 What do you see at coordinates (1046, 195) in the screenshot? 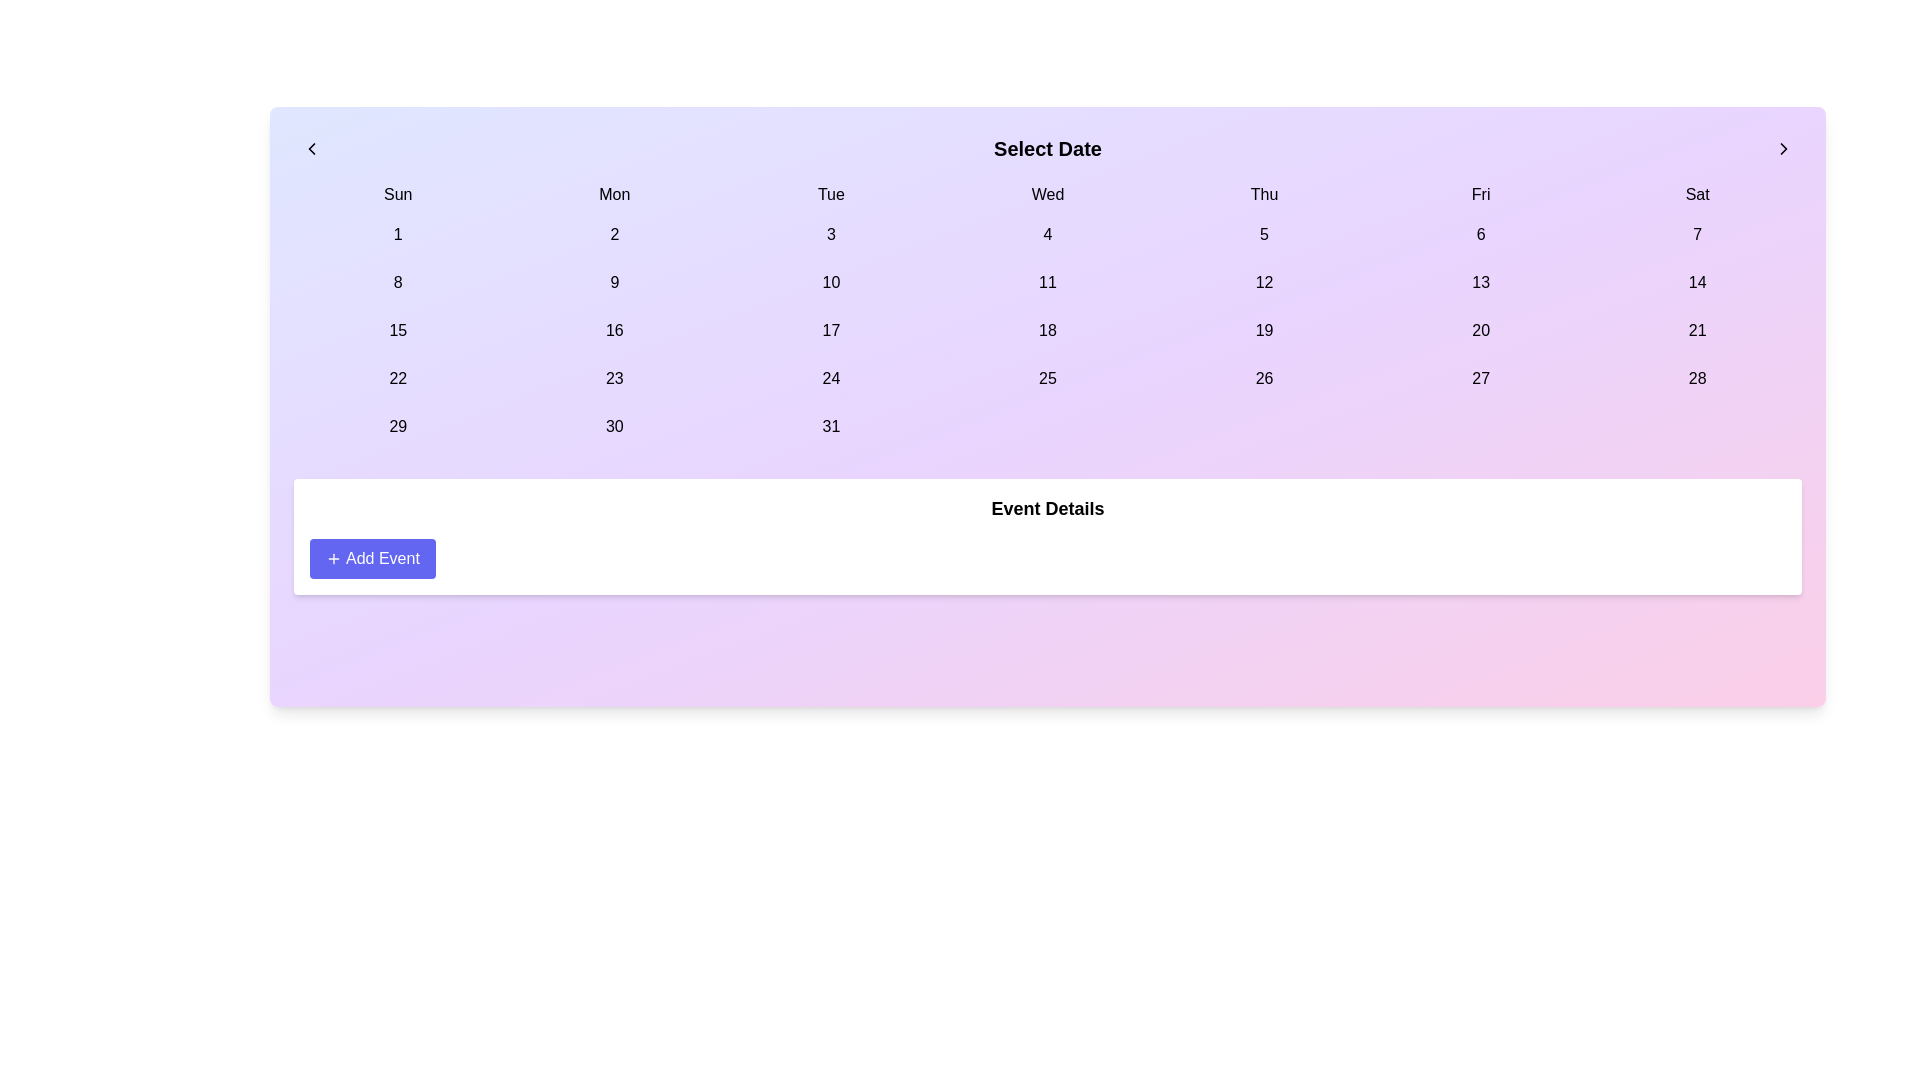
I see `the text element displaying 'Wed', which is the fourth day in the calendar's row of days of the week, centered horizontally in its allocated space` at bounding box center [1046, 195].